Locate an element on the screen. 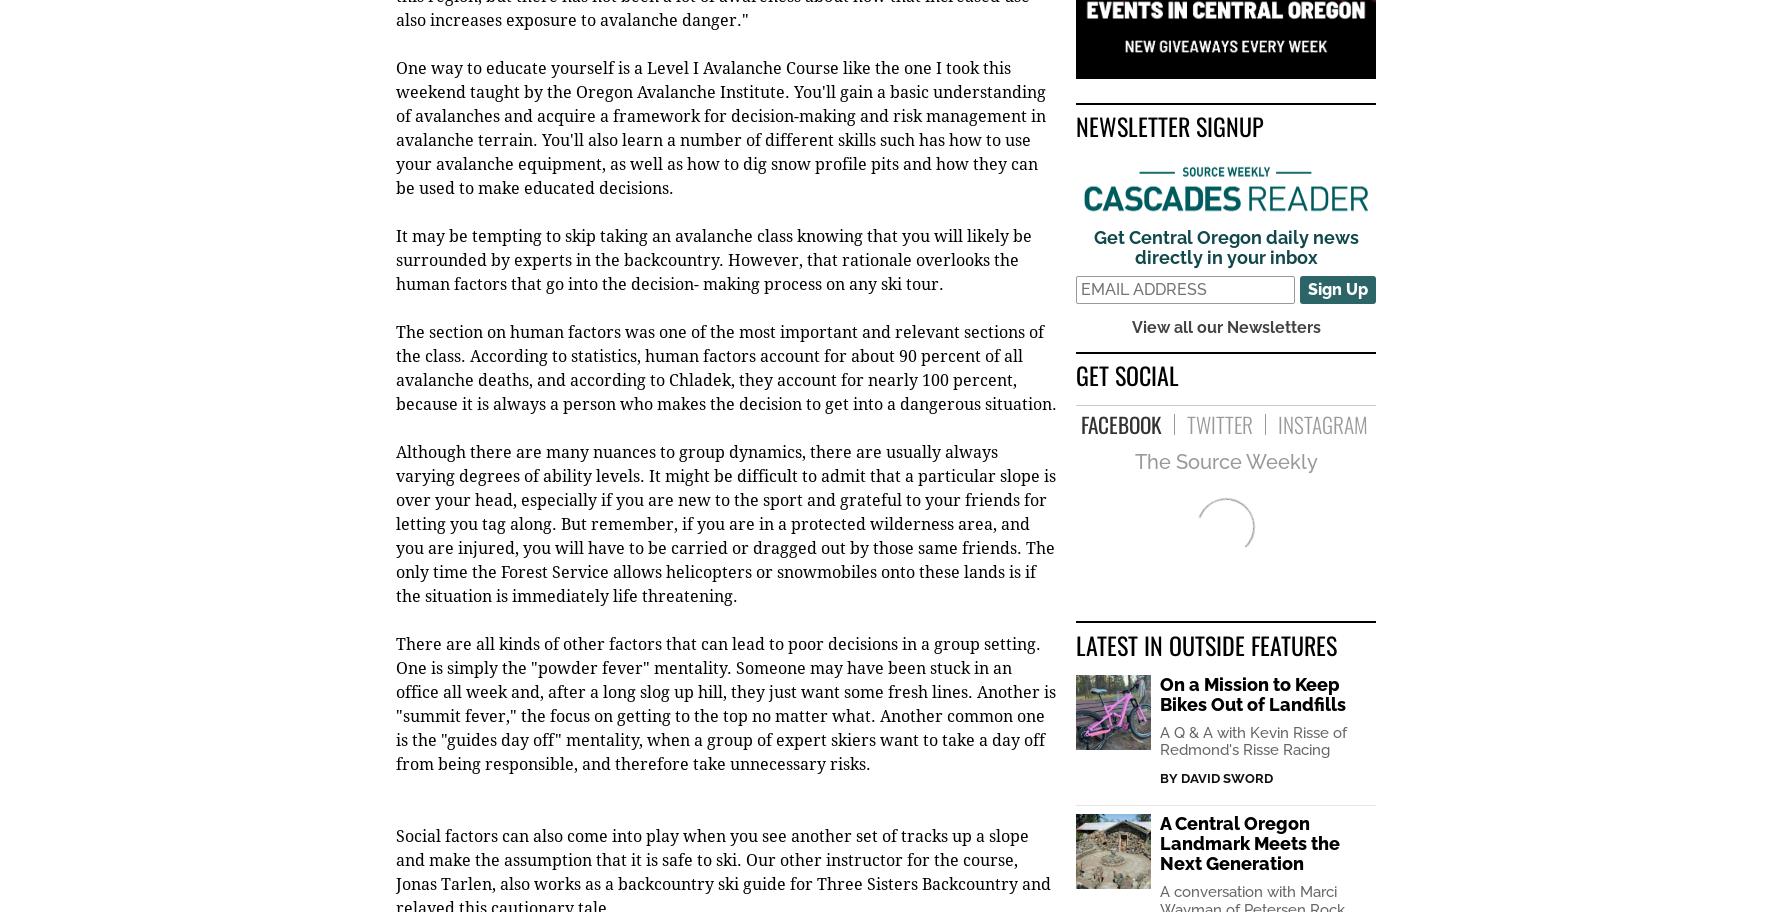  'Facebook' is located at coordinates (1080, 425).